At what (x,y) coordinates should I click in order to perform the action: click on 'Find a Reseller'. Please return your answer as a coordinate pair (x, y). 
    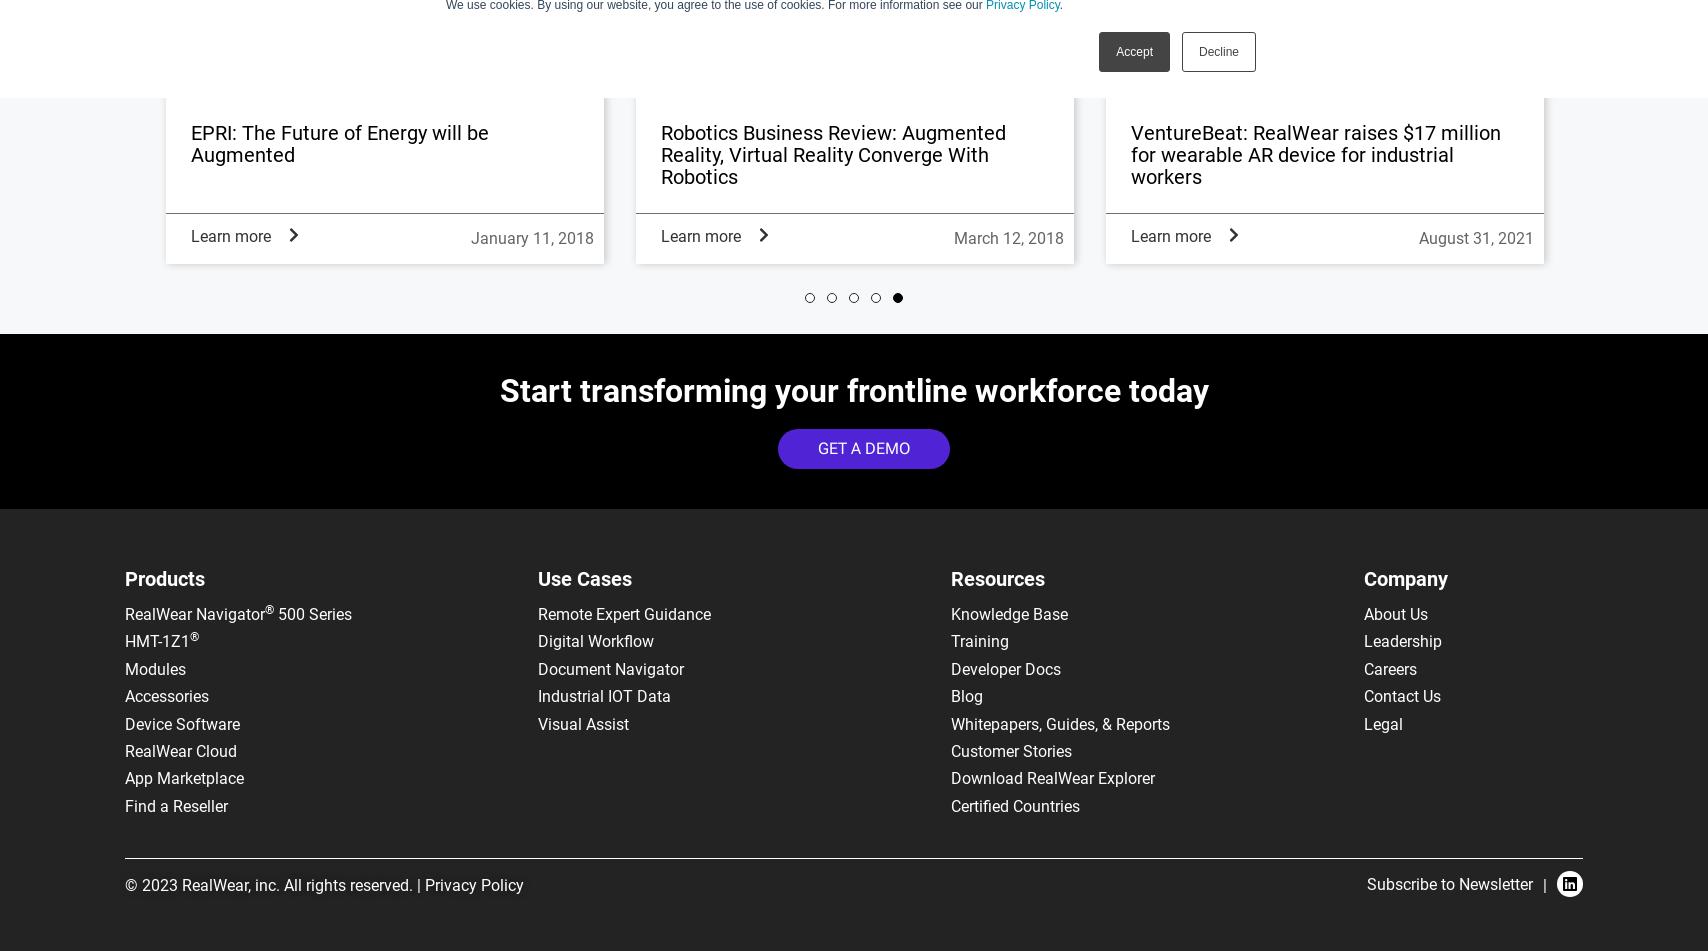
    Looking at the image, I should click on (176, 804).